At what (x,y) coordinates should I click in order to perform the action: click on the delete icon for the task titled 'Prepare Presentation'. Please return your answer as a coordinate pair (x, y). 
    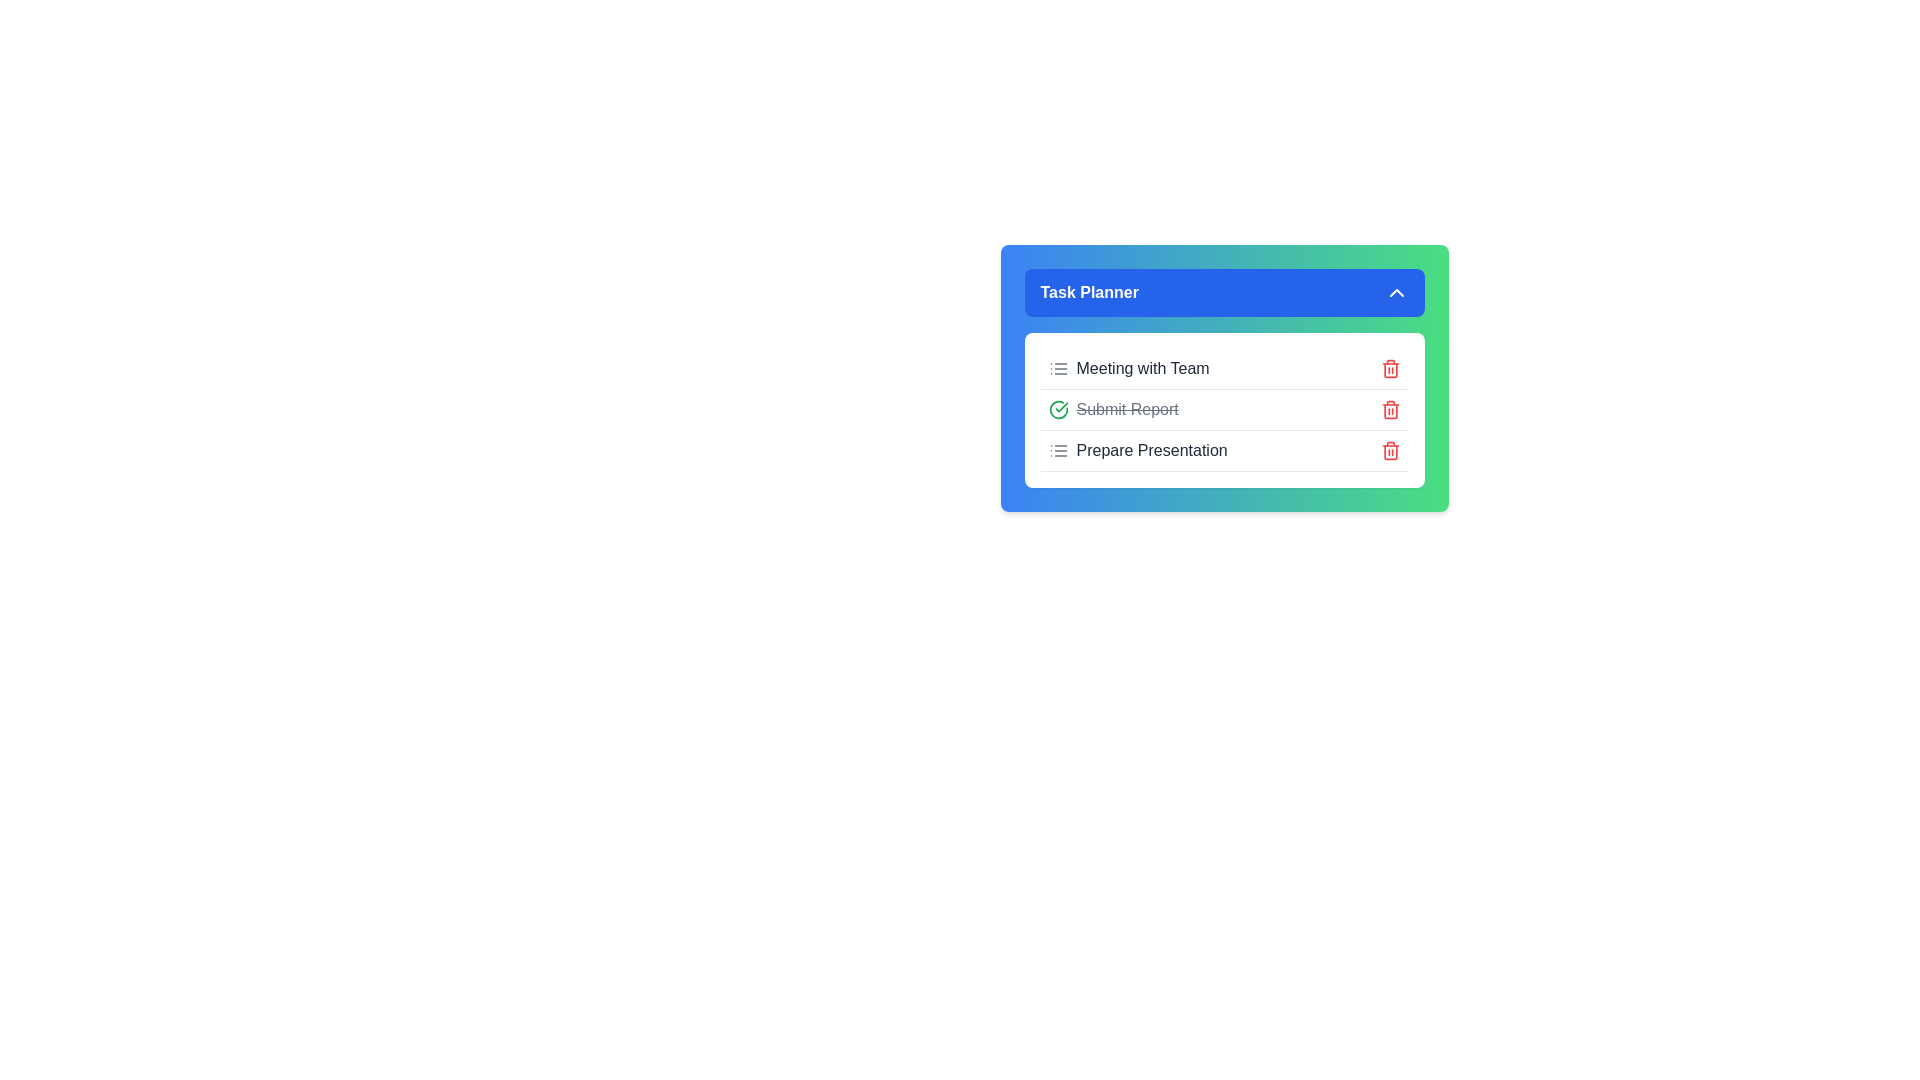
    Looking at the image, I should click on (1389, 451).